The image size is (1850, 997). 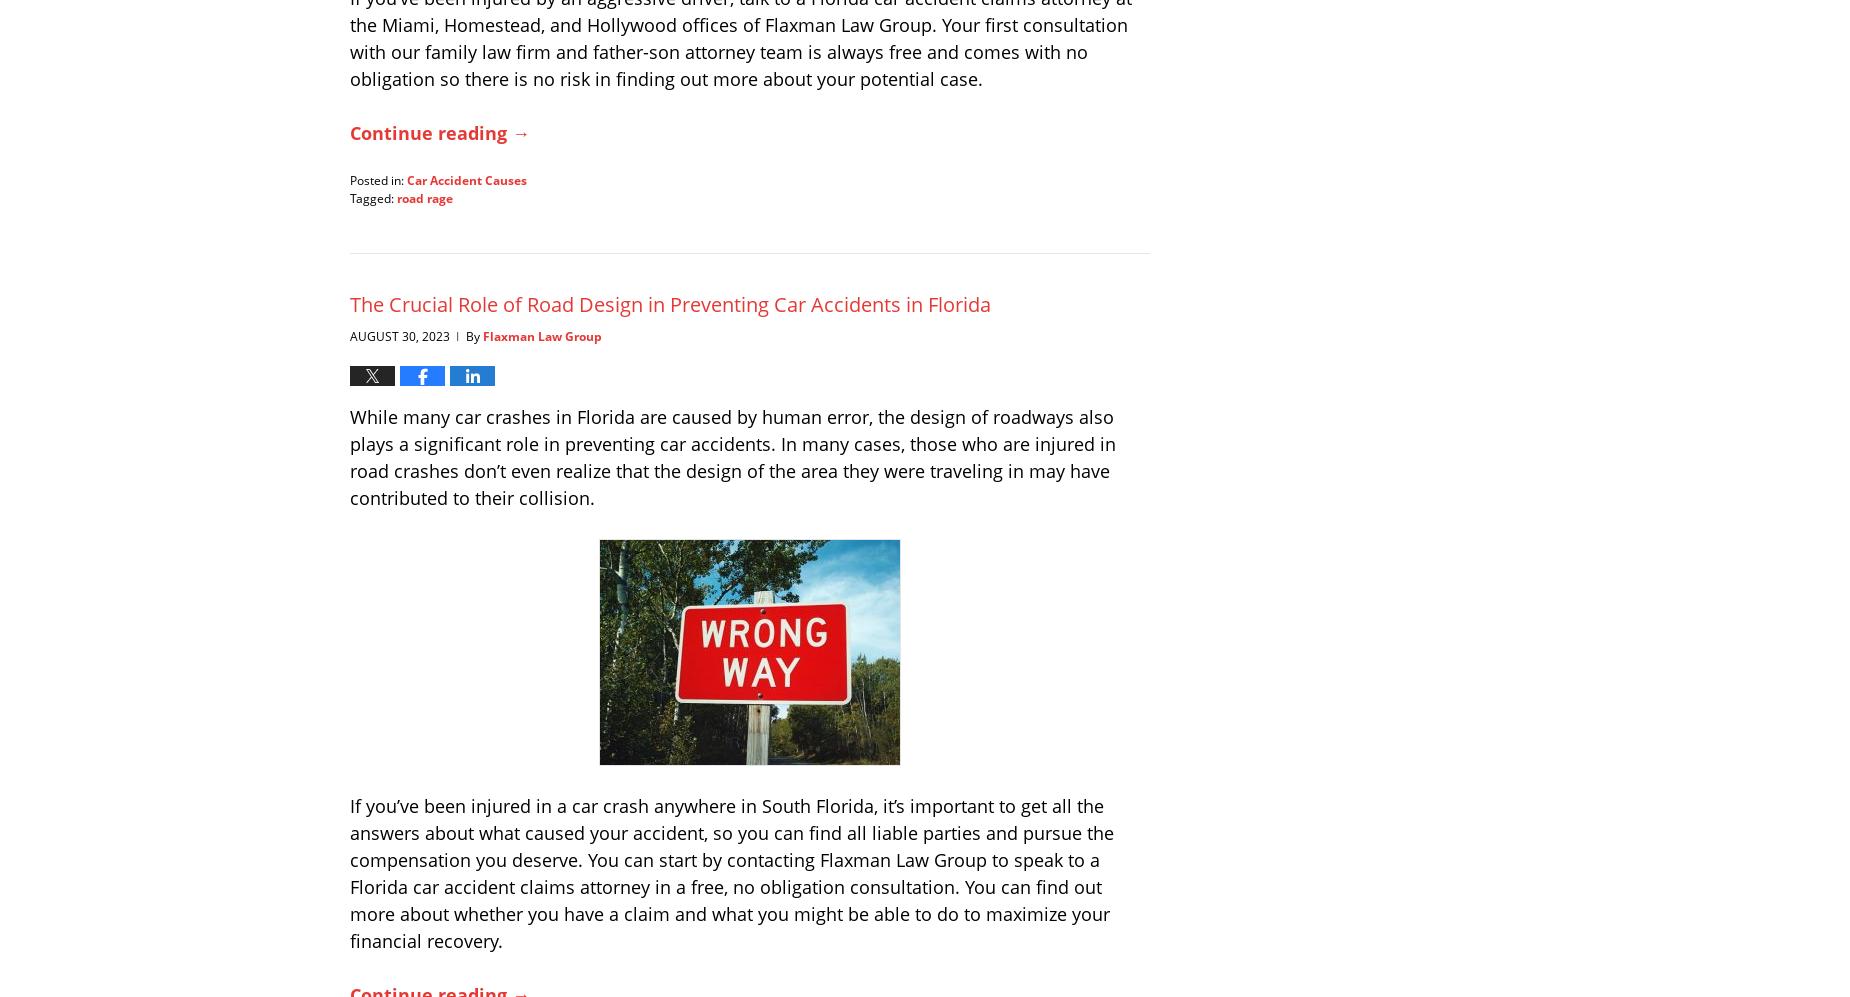 What do you see at coordinates (732, 456) in the screenshot?
I see `'While many car crashes in Florida are caused by human error, the design of roadways also plays a significant role in preventing car accidents. In many cases, those who are injured in road crashes don’t even realize that the design of the area they were traveling in may have contributed to their collision.'` at bounding box center [732, 456].